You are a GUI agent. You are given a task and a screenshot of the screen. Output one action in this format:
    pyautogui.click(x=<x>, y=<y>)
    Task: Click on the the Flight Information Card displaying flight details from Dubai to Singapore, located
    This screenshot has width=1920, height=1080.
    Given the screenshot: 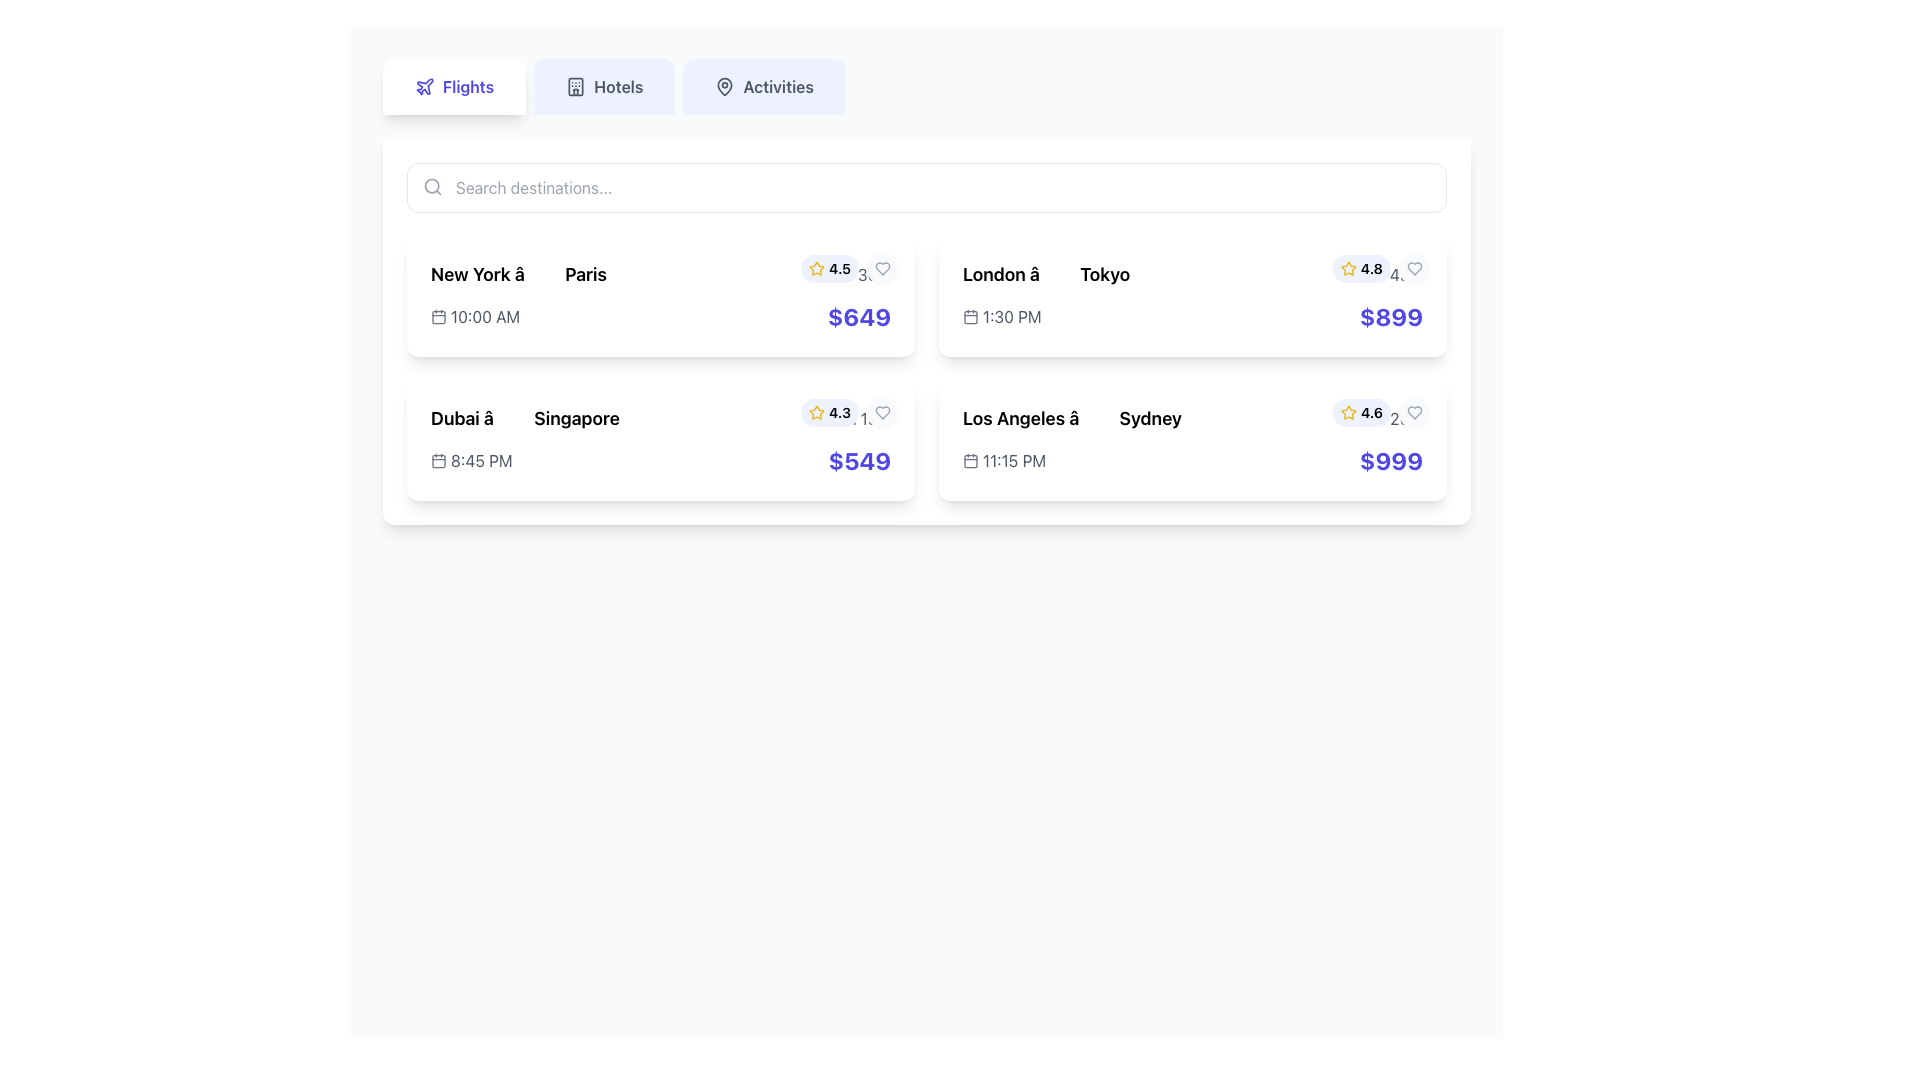 What is the action you would take?
    pyautogui.click(x=661, y=439)
    